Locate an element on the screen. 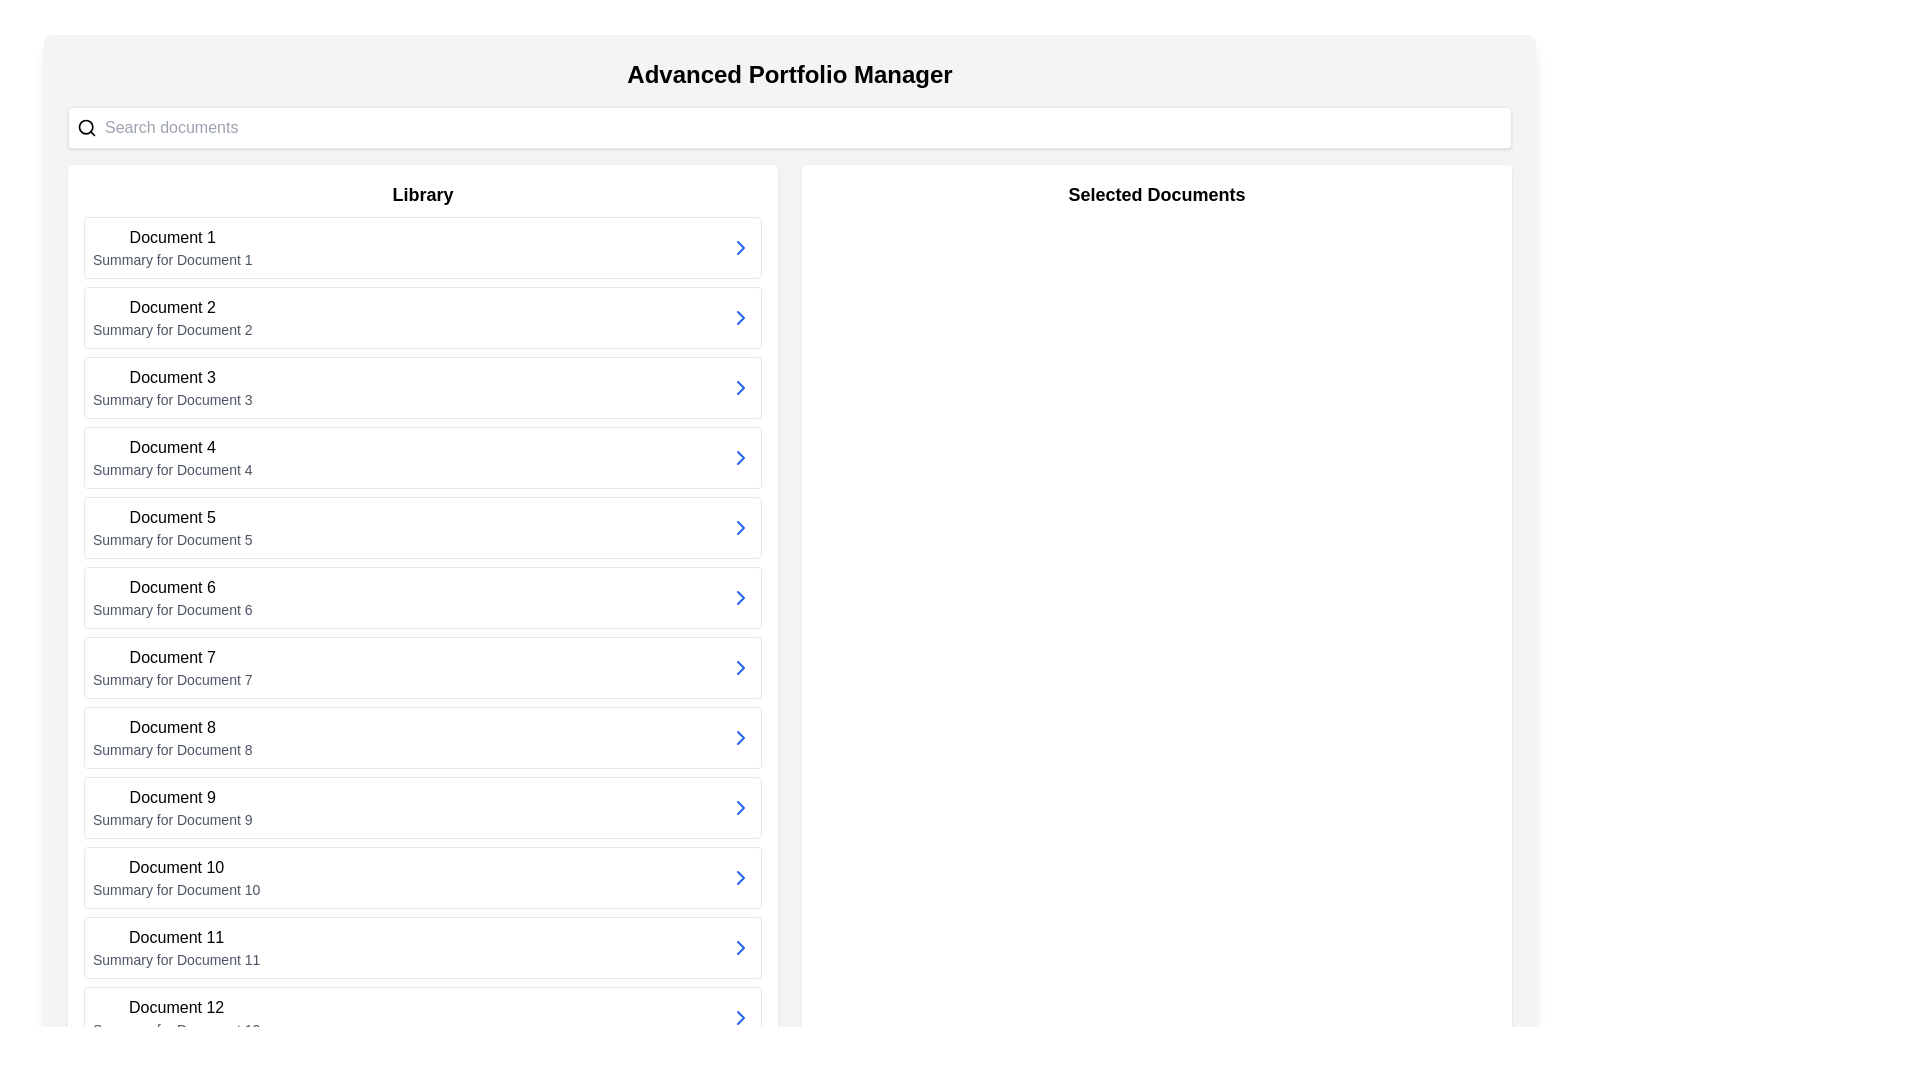 The width and height of the screenshot is (1920, 1080). the chevron icon located on the far-right side of the row labeled 'Document 11 Summary for Document 11' is located at coordinates (739, 947).